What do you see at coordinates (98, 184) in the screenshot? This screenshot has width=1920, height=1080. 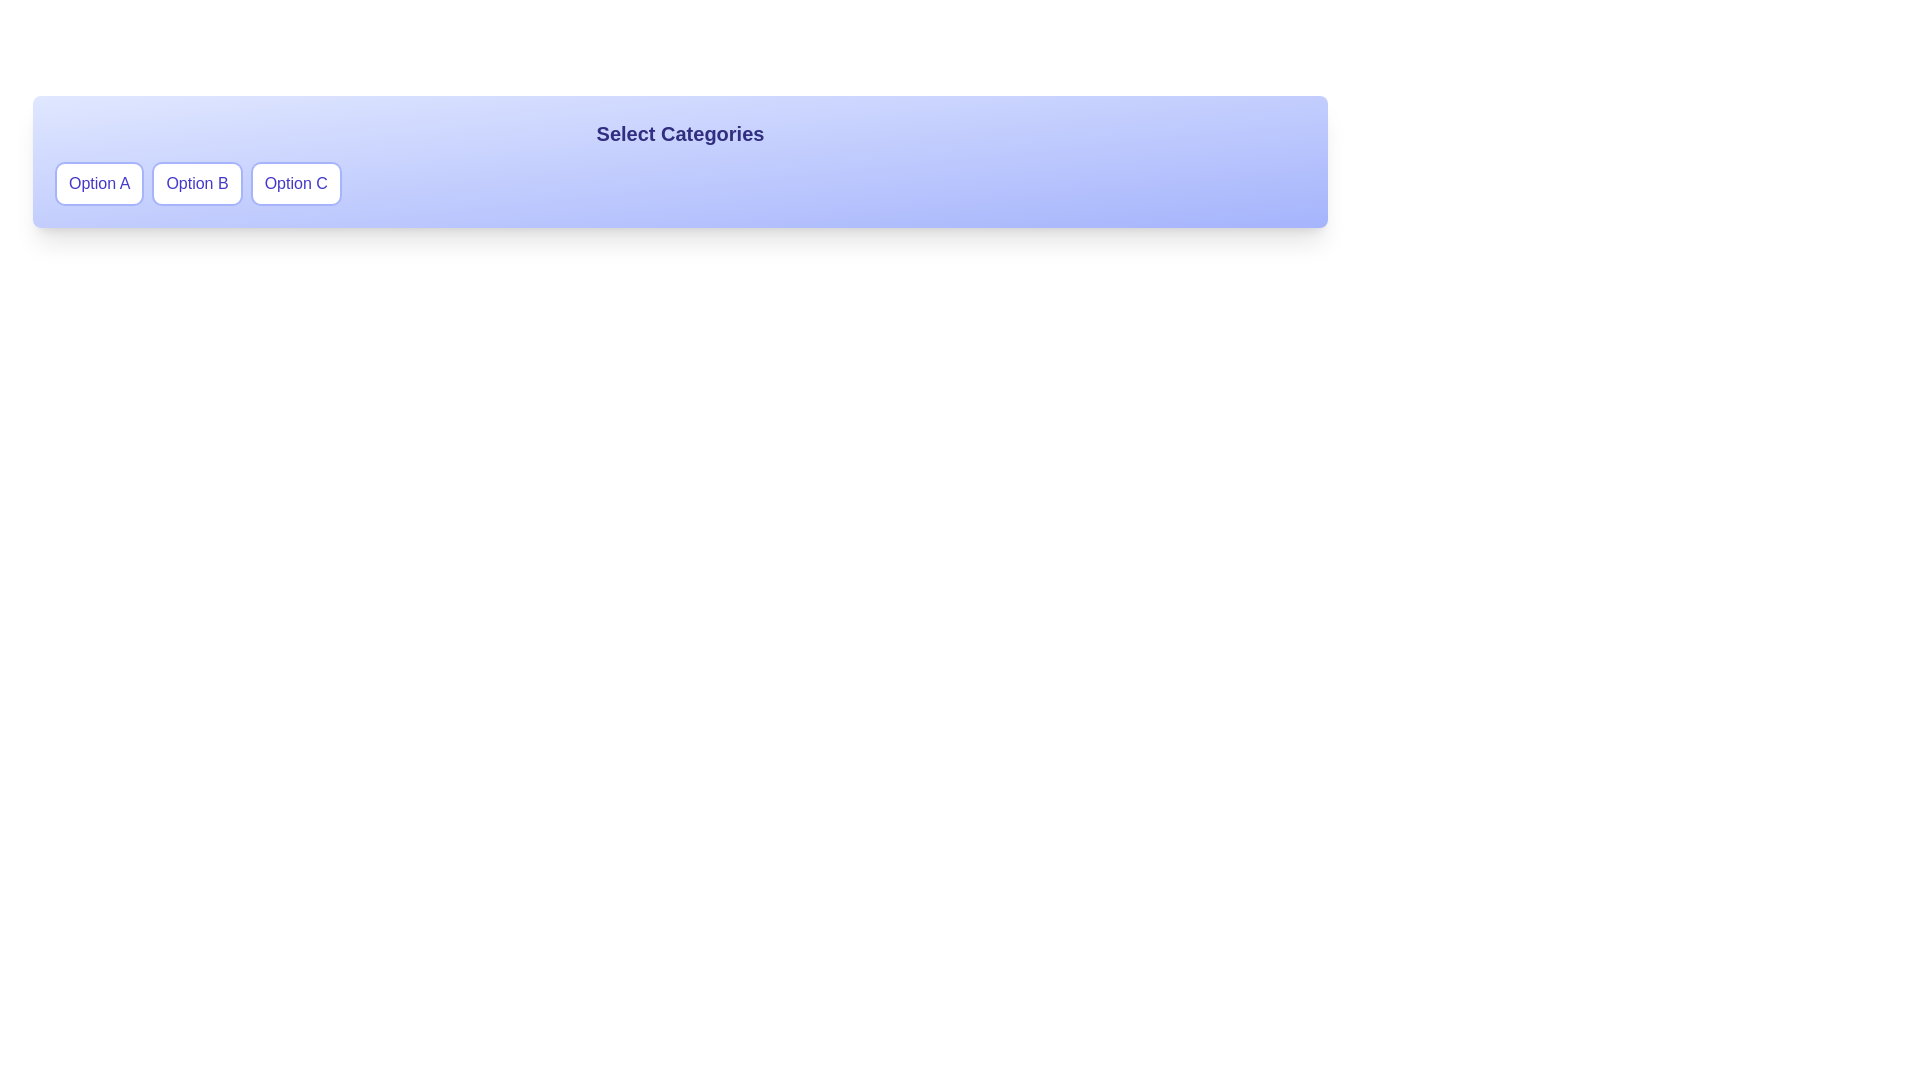 I see `the Option A button to toggle its selection state` at bounding box center [98, 184].